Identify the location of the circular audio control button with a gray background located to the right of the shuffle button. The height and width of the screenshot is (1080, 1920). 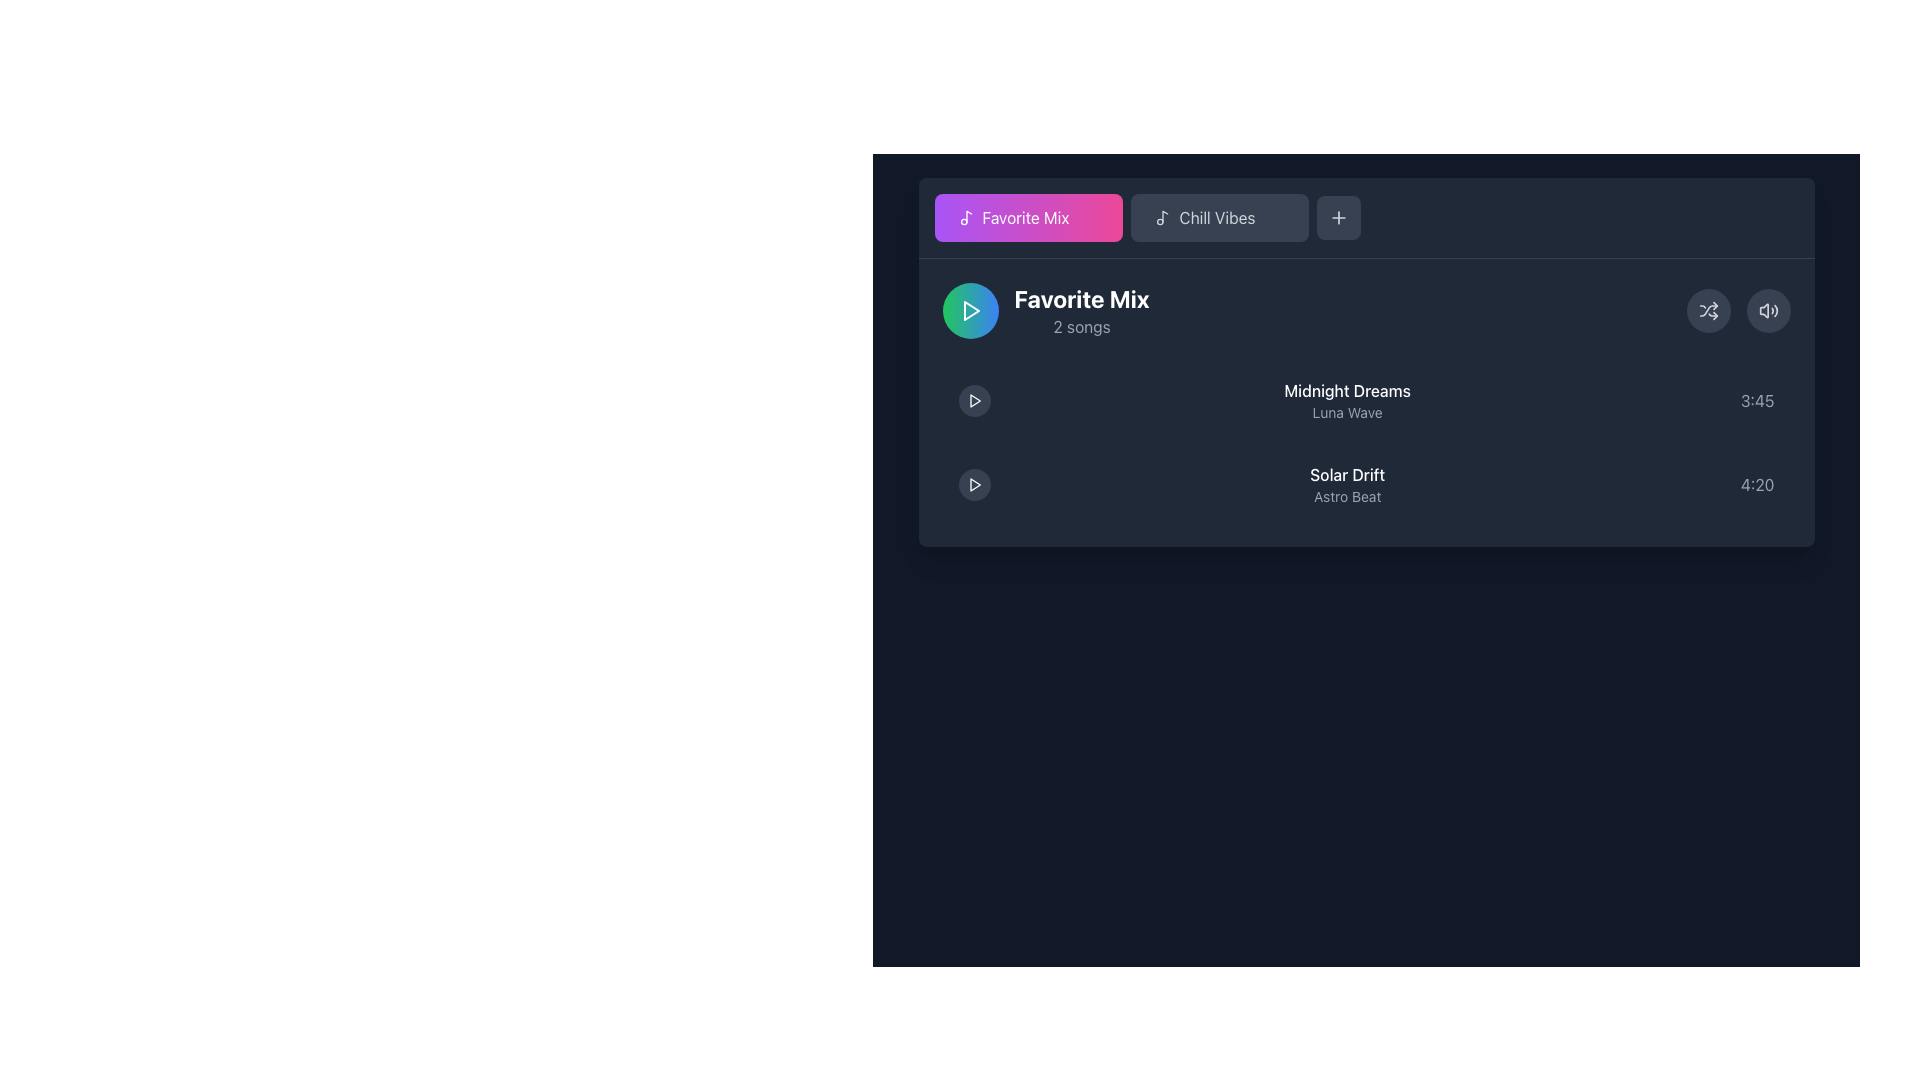
(1768, 311).